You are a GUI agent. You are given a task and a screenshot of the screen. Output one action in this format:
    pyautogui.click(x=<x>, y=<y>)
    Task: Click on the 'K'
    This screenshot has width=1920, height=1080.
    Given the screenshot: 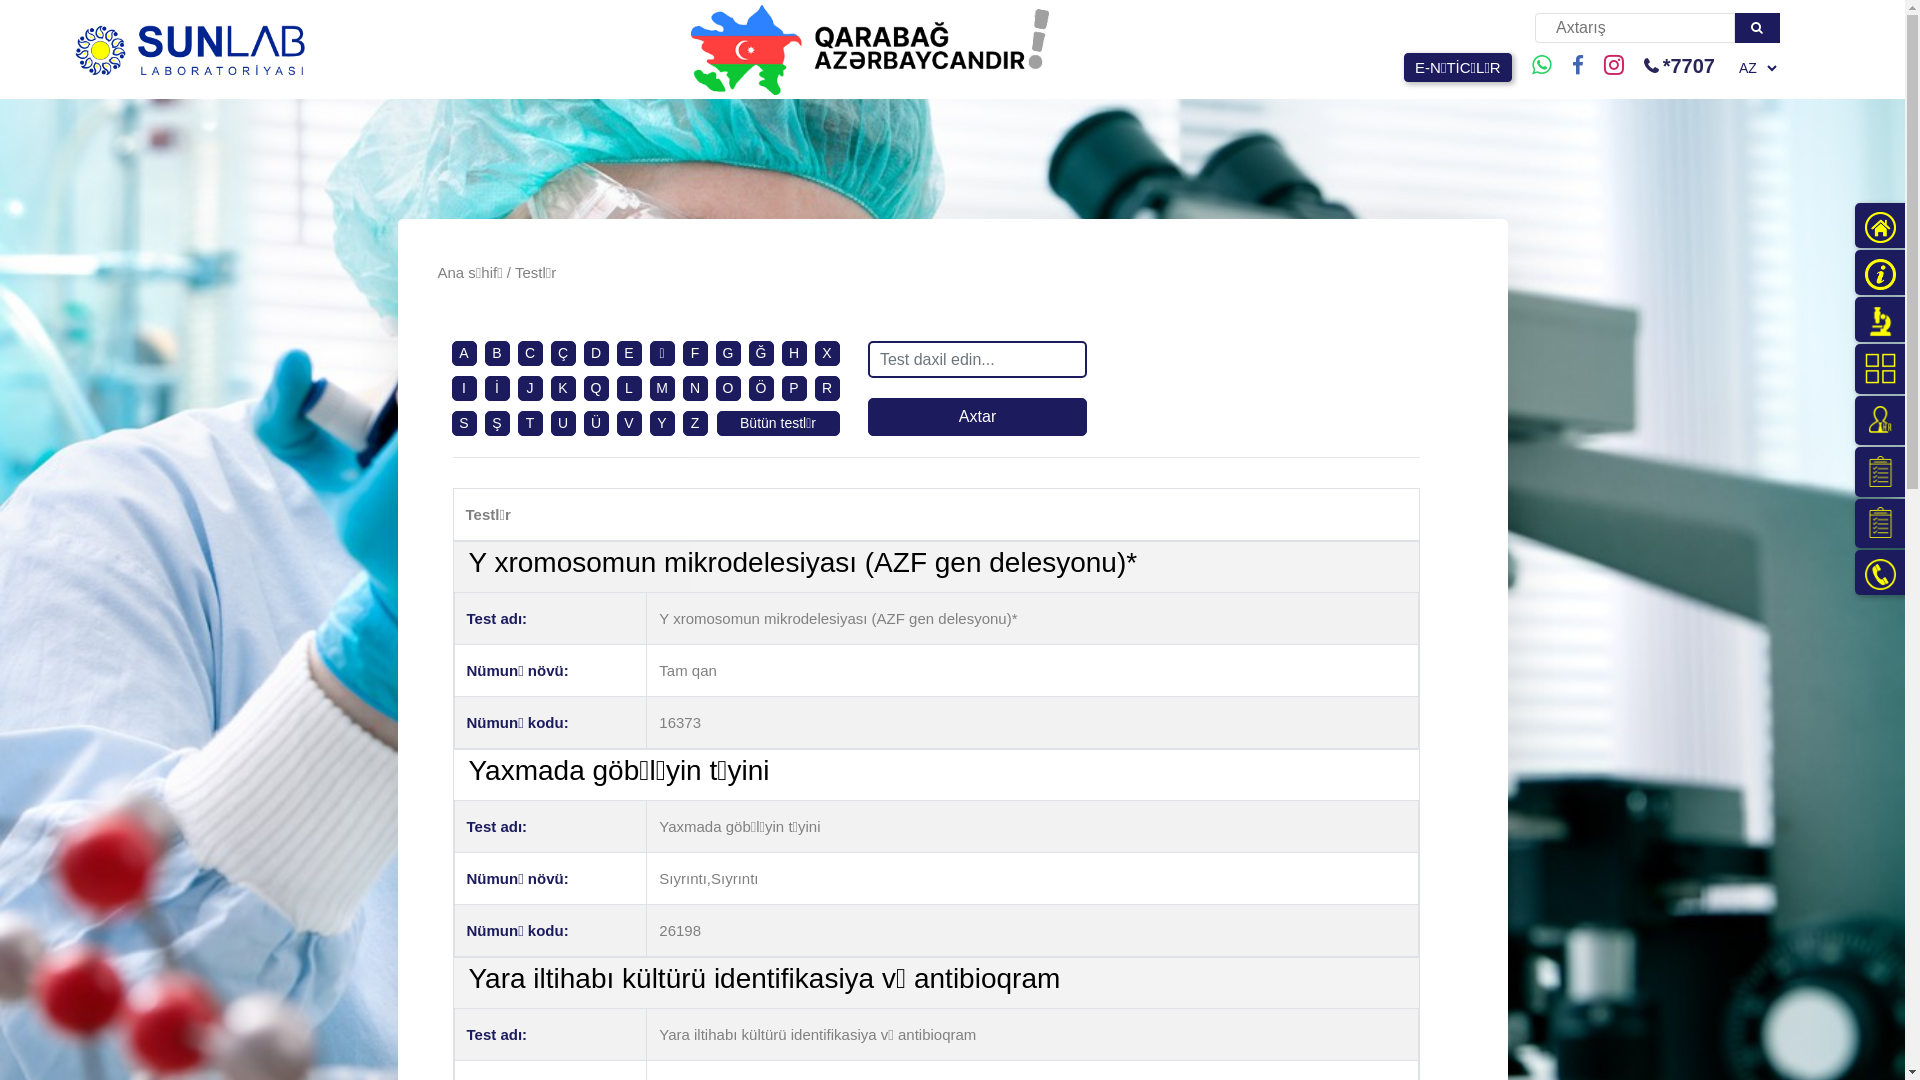 What is the action you would take?
    pyautogui.click(x=557, y=388)
    